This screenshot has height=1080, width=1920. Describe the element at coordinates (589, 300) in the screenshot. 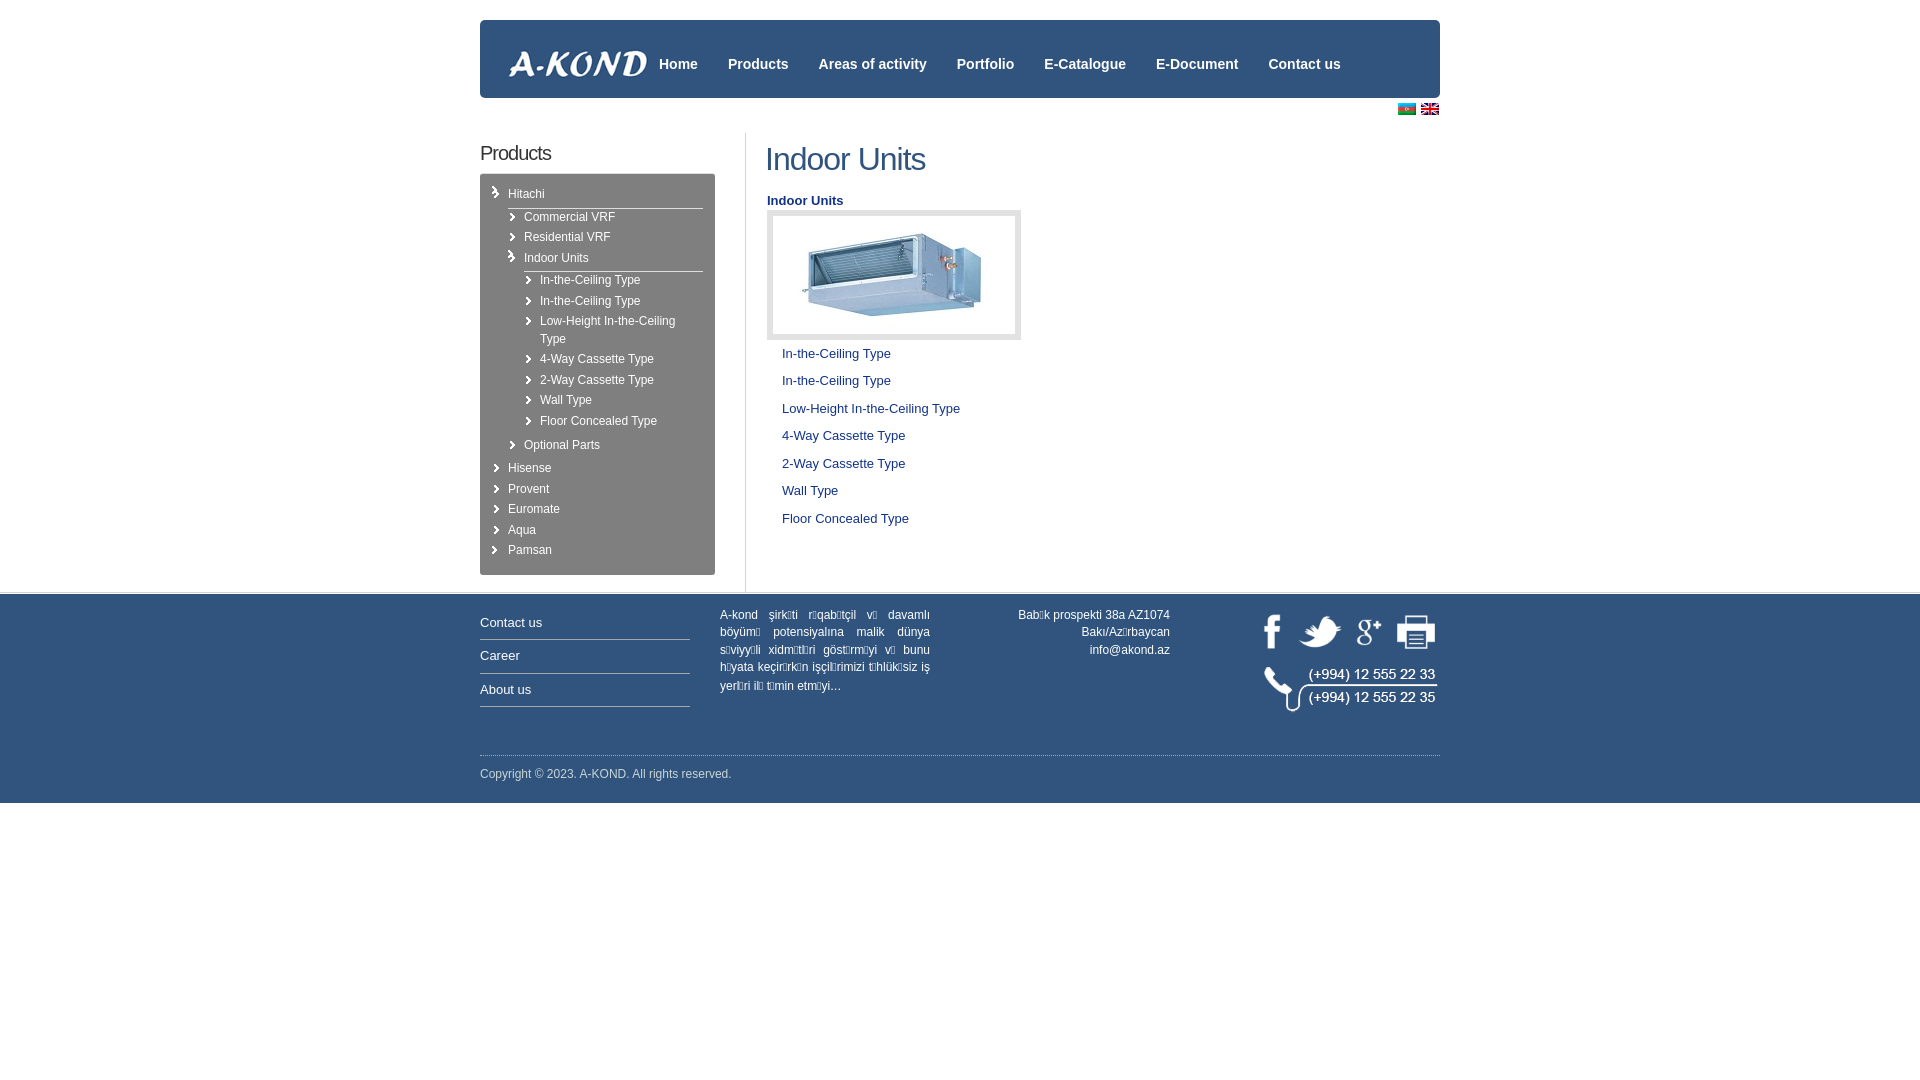

I see `'In-the-Ceiling Type'` at that location.